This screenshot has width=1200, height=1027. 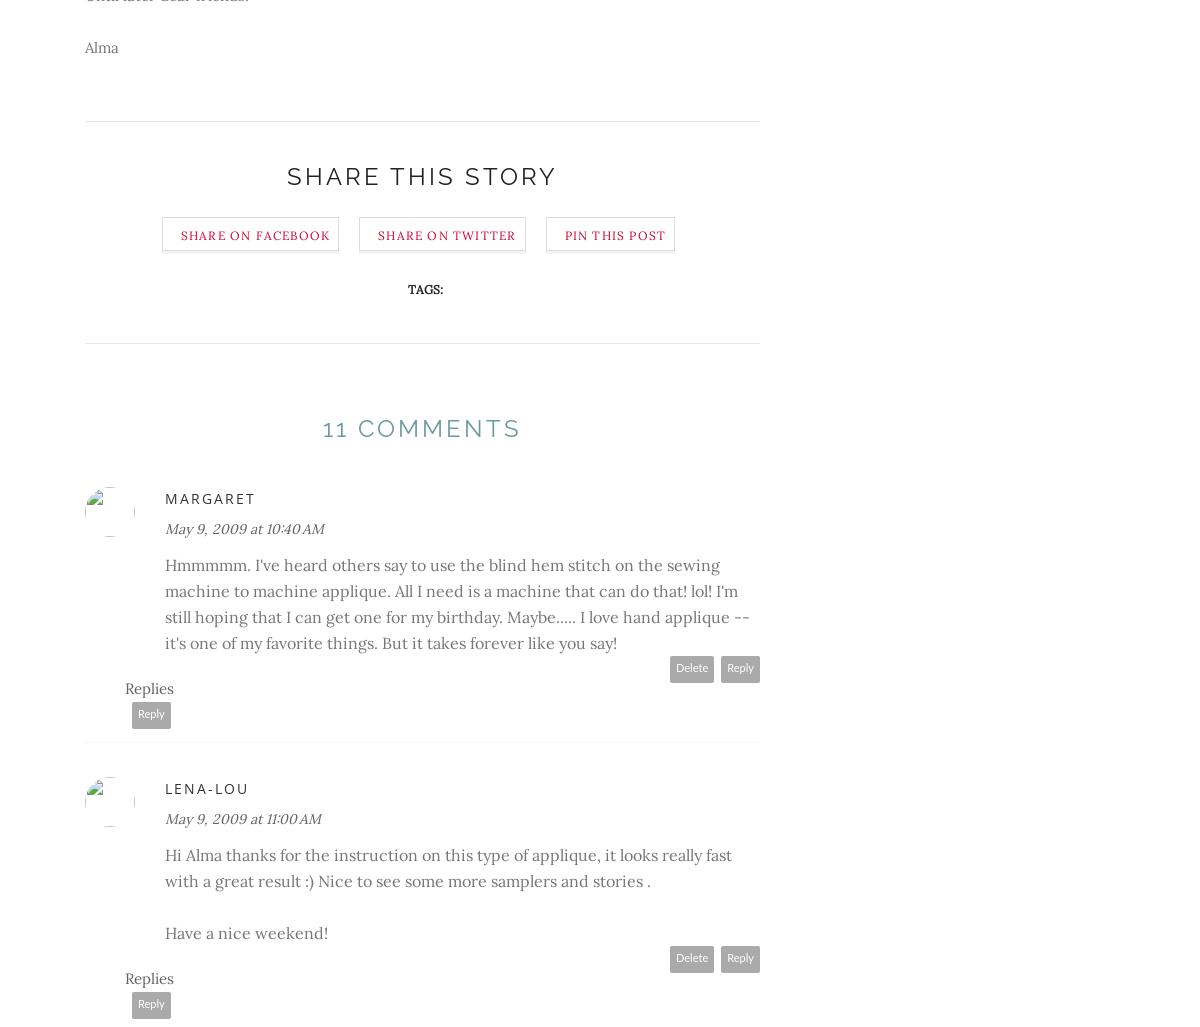 I want to click on 'Hi Alma thanks for the instruction on this type of applique,   it looks really fast with a great result :)  Nice to see some more samplers and stories .', so click(x=448, y=865).